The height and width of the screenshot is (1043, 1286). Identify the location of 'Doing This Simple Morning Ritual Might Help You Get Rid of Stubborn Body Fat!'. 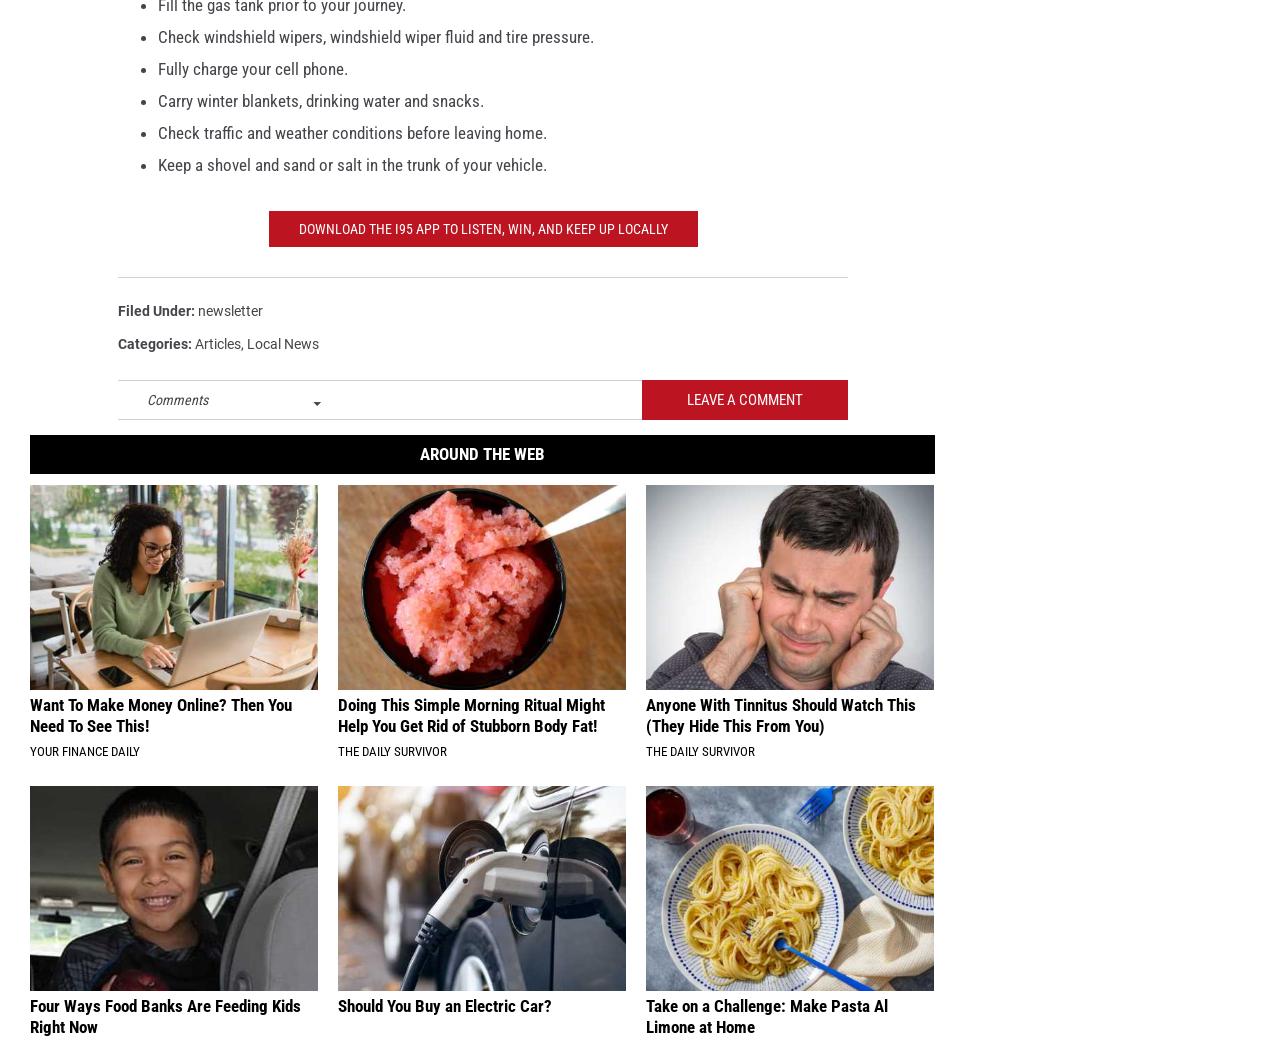
(470, 729).